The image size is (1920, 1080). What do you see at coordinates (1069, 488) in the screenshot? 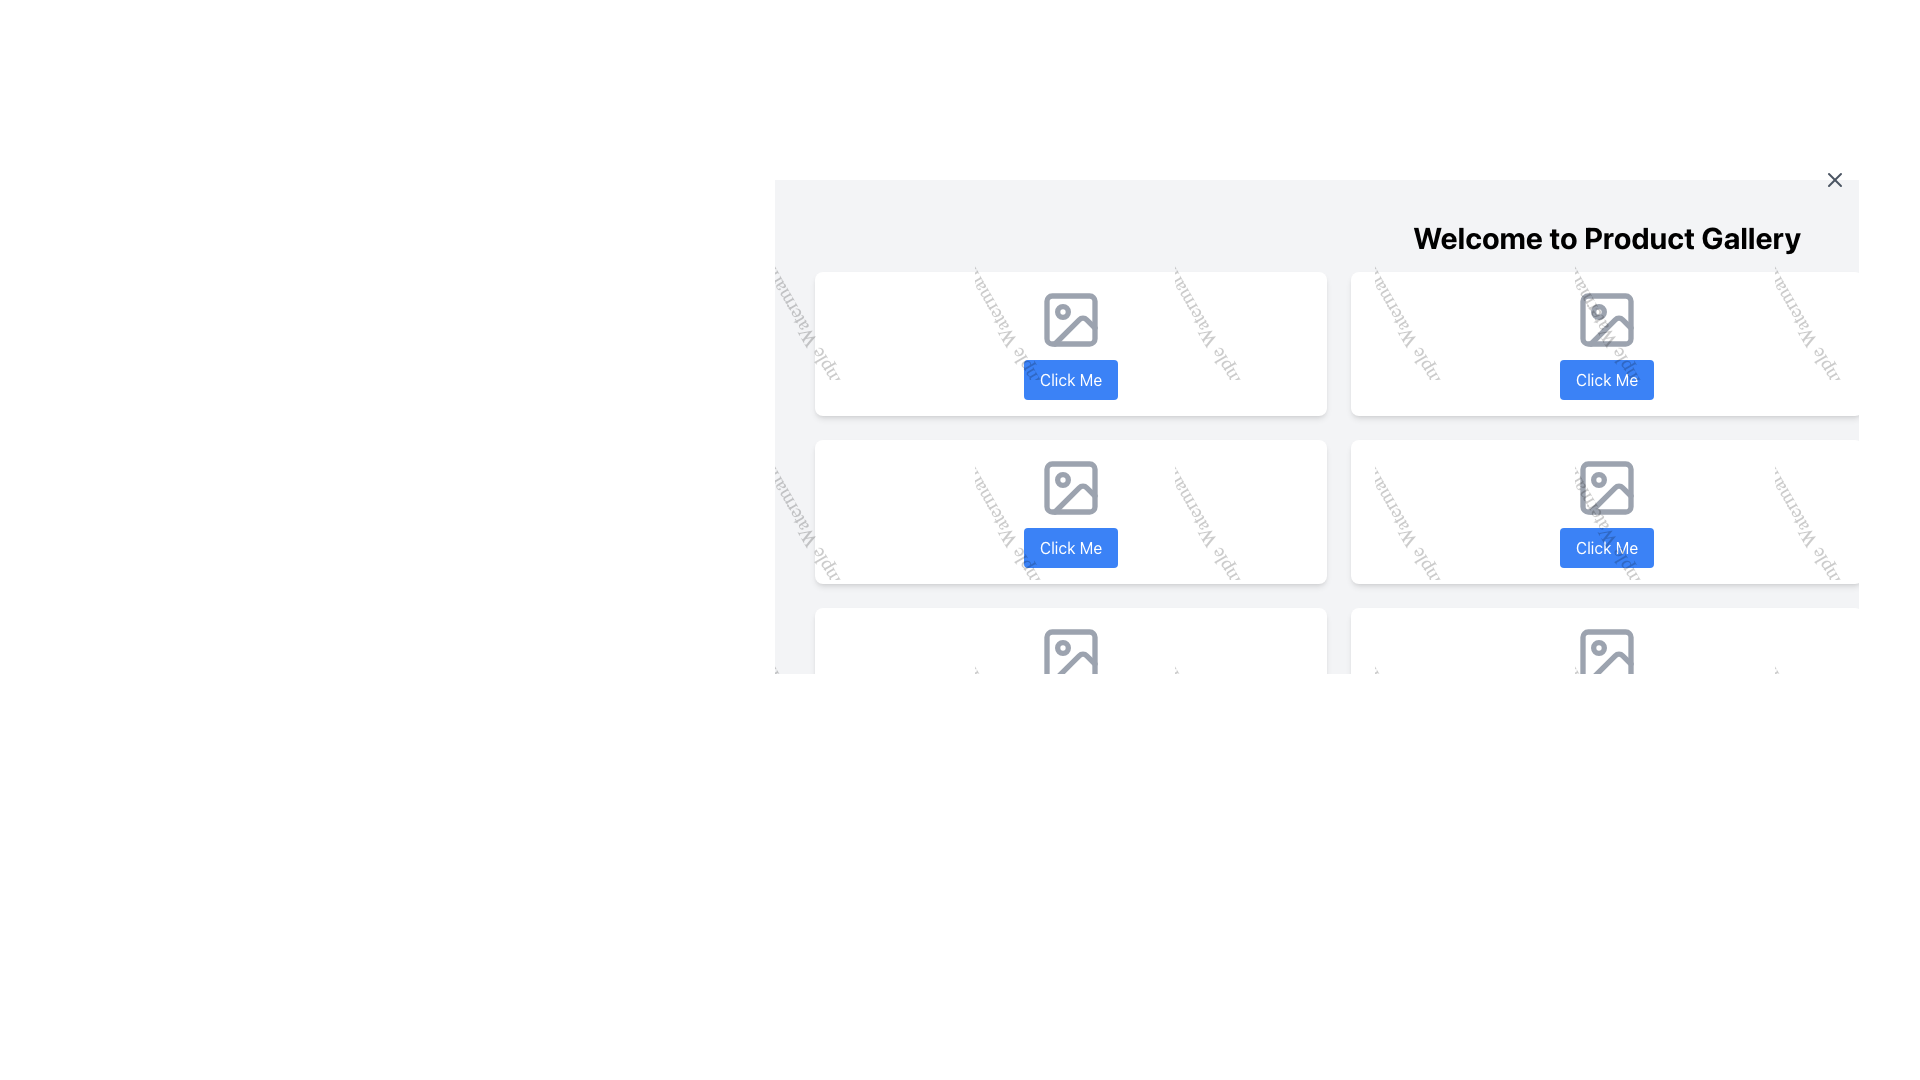
I see `the decorative shape within the SVG graphical element that serves as the background of the second icon in the second row of icons` at bounding box center [1069, 488].